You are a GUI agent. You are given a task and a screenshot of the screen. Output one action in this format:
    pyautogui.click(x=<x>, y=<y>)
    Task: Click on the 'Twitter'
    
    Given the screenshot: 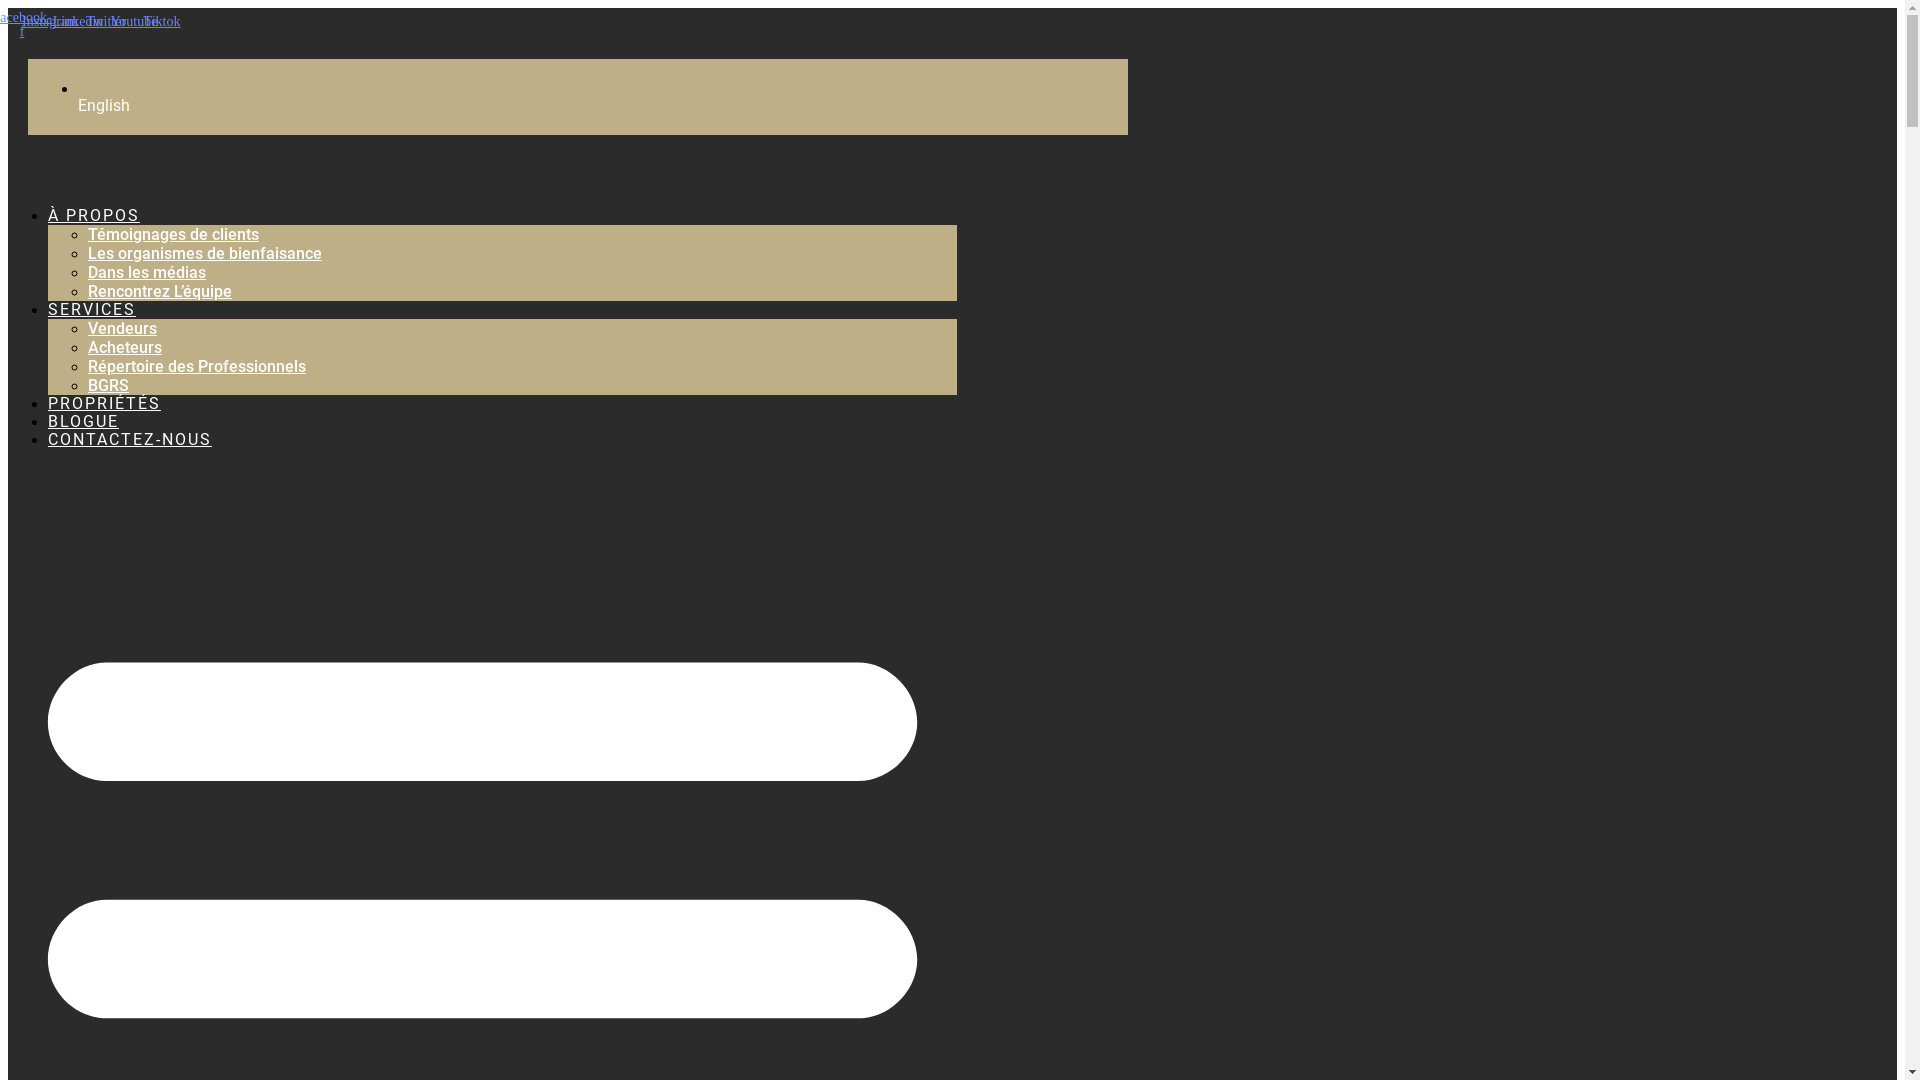 What is the action you would take?
    pyautogui.click(x=104, y=22)
    